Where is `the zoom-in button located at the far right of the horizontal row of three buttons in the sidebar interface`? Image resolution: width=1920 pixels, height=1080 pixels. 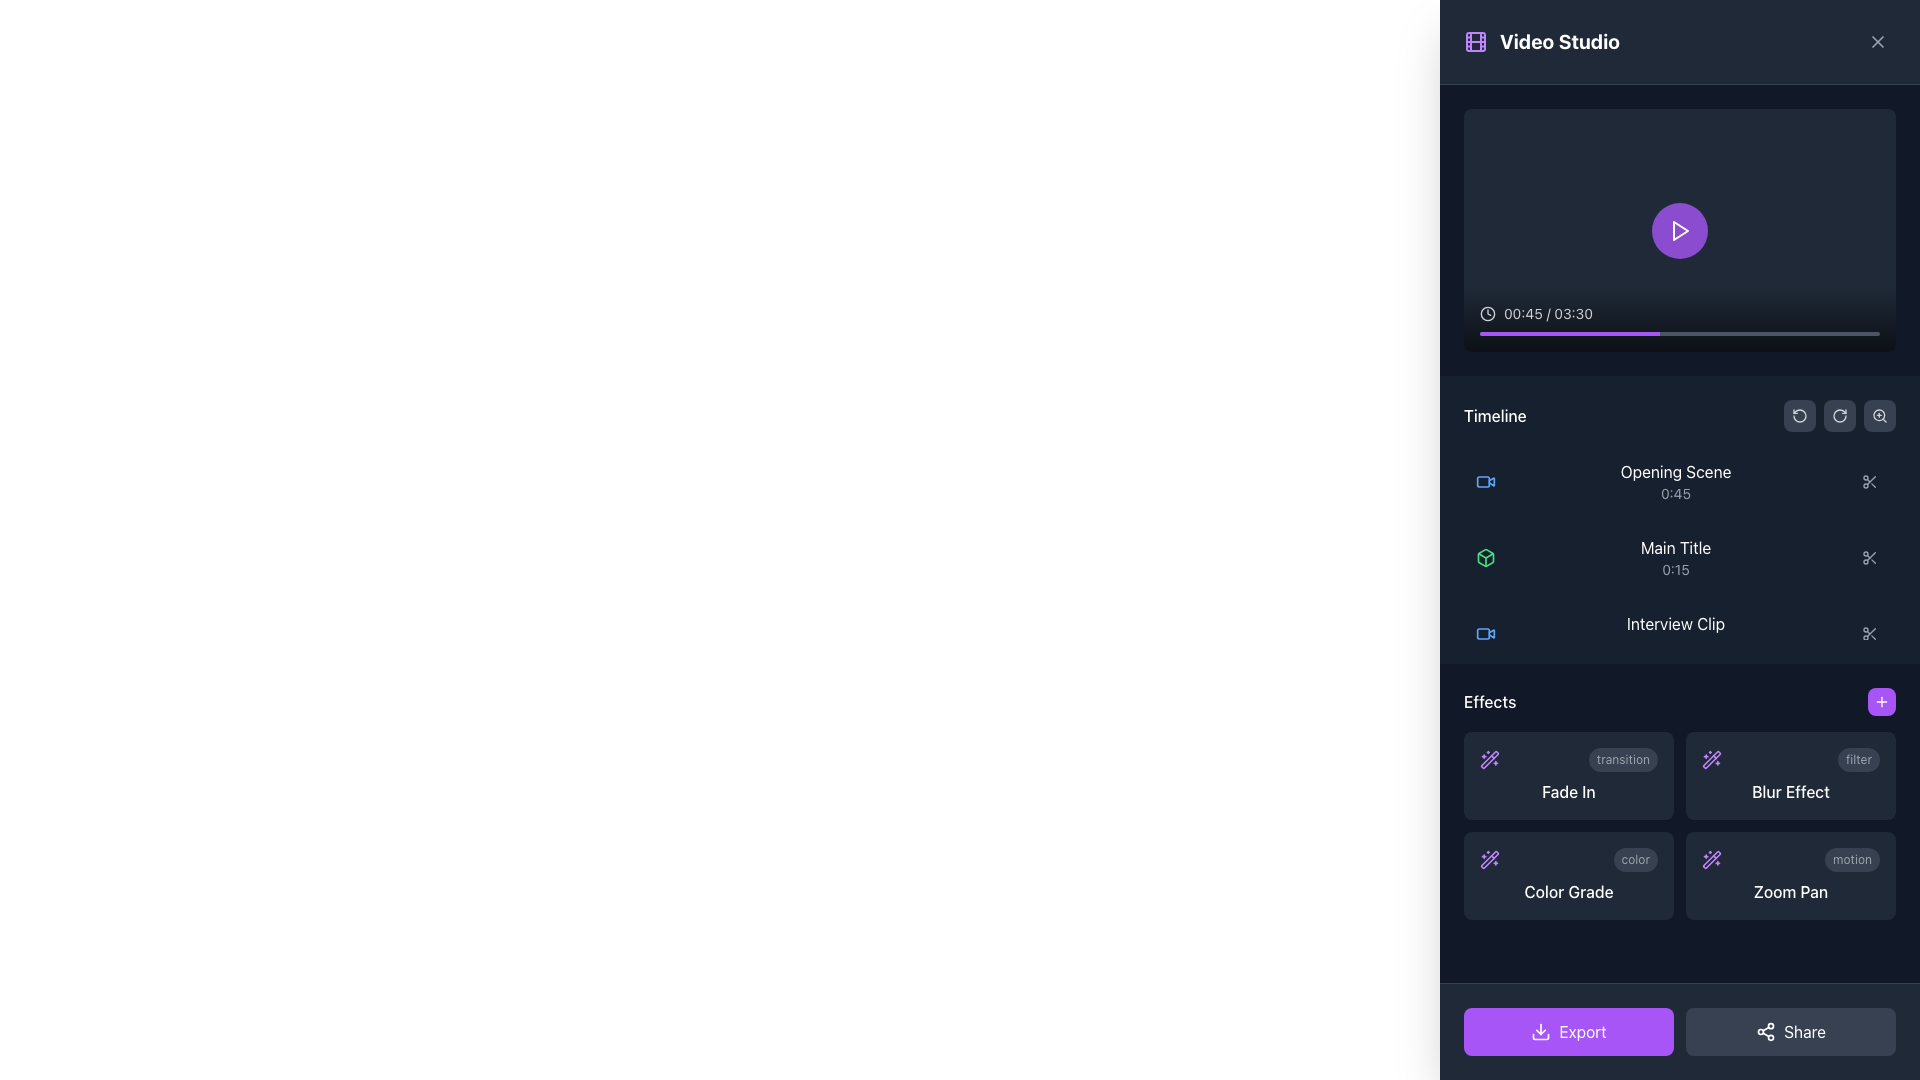 the zoom-in button located at the far right of the horizontal row of three buttons in the sidebar interface is located at coordinates (1879, 415).